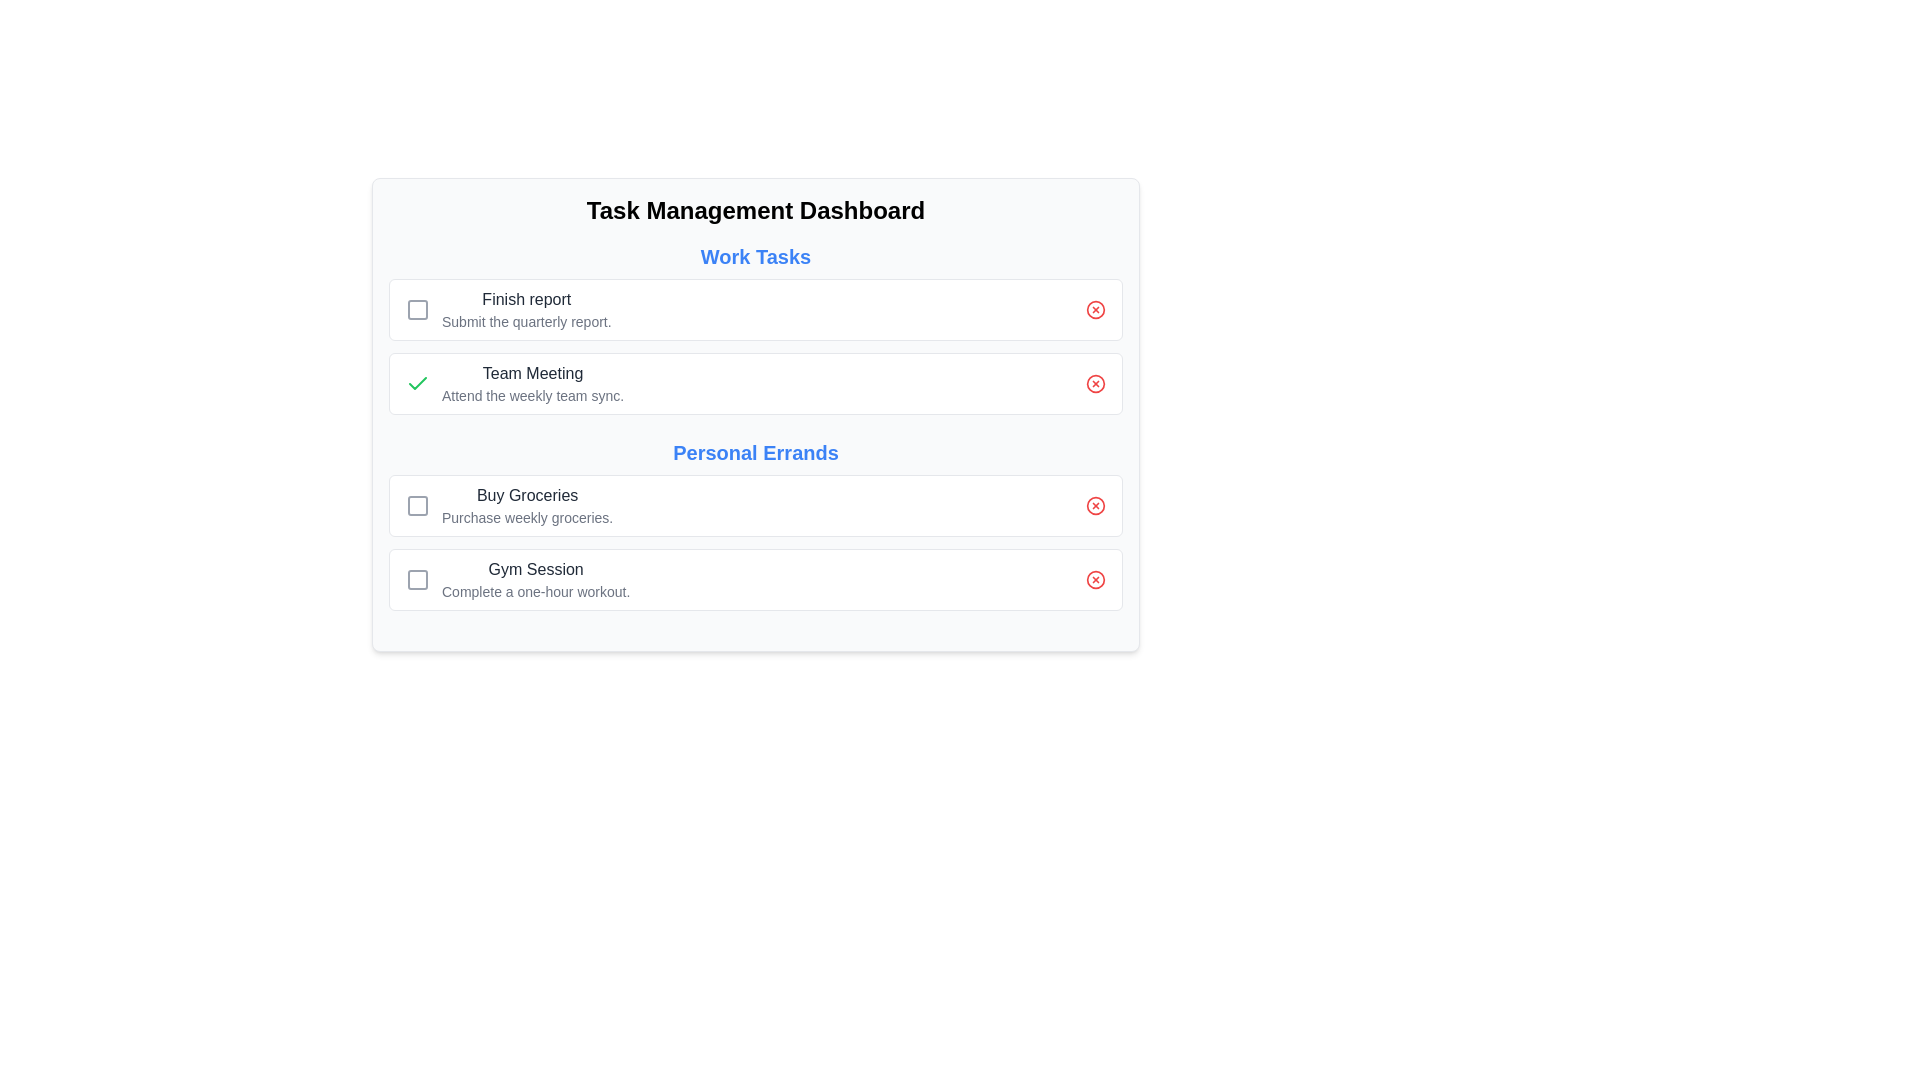 The height and width of the screenshot is (1080, 1920). What do you see at coordinates (536, 590) in the screenshot?
I see `the text label displaying 'Complete a one-hour workout.' located below the 'Gym Session' in the 'Personal Errands' section` at bounding box center [536, 590].